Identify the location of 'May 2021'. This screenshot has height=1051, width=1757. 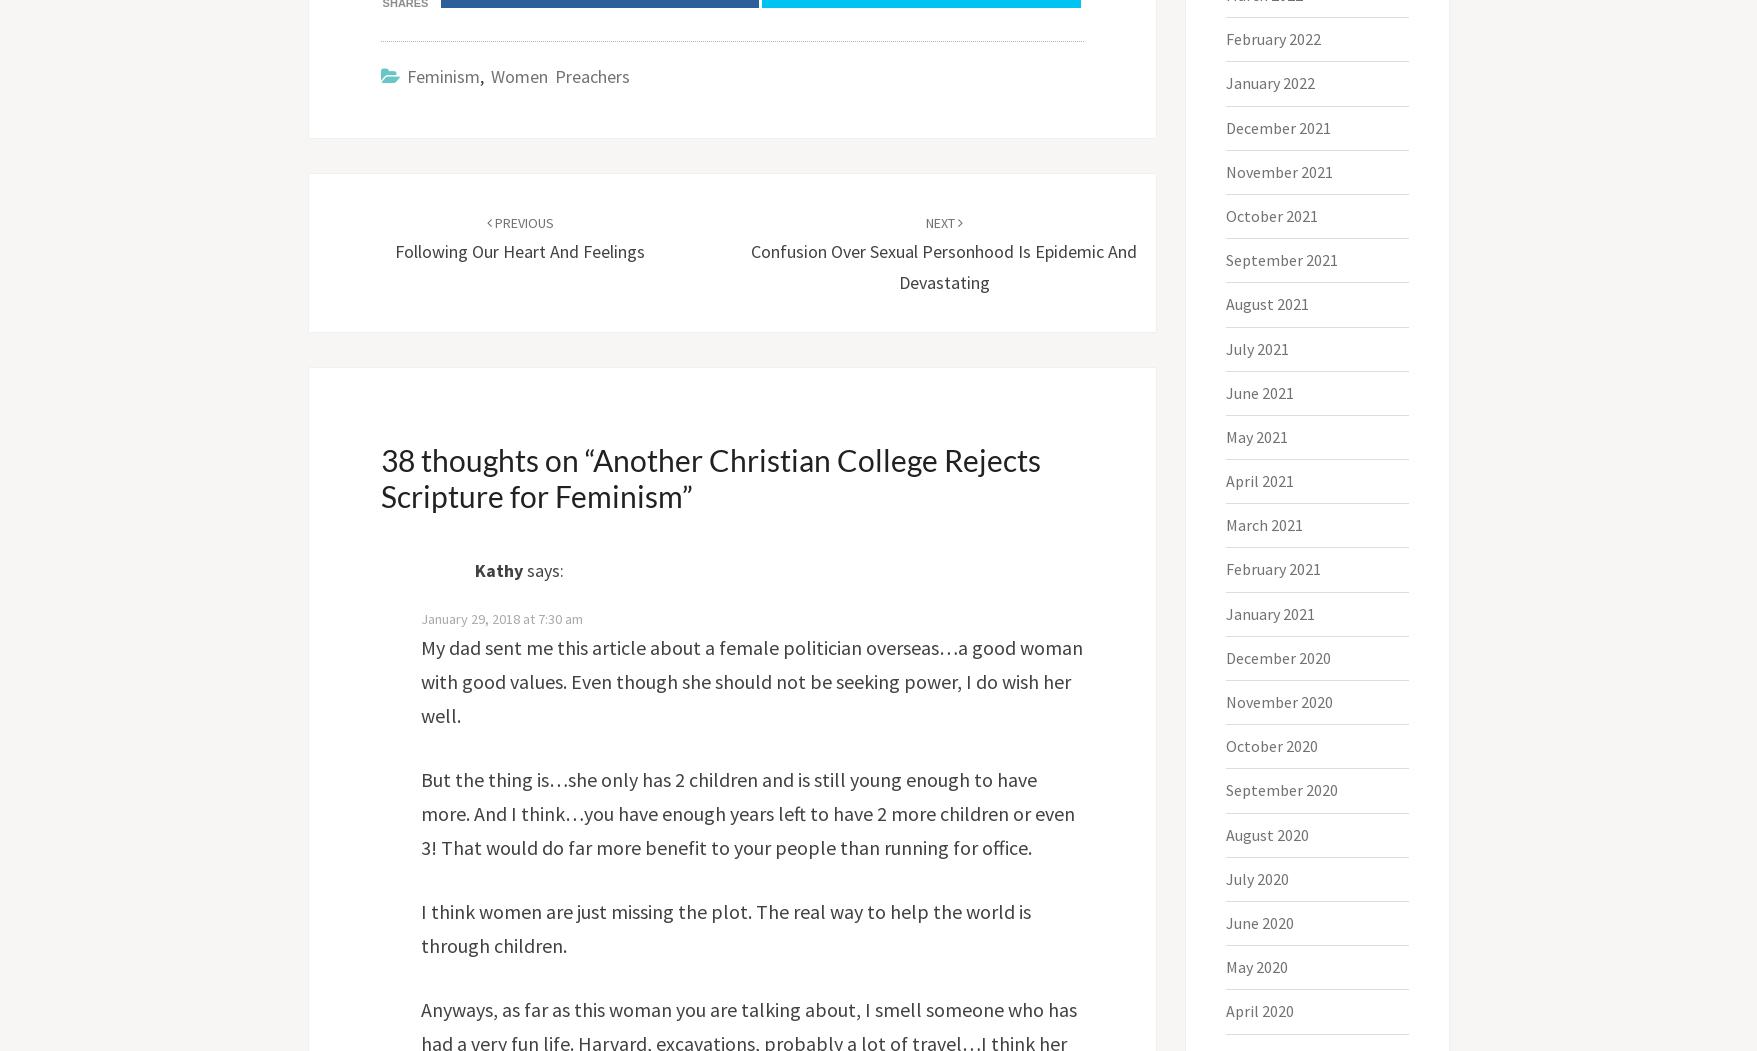
(1225, 435).